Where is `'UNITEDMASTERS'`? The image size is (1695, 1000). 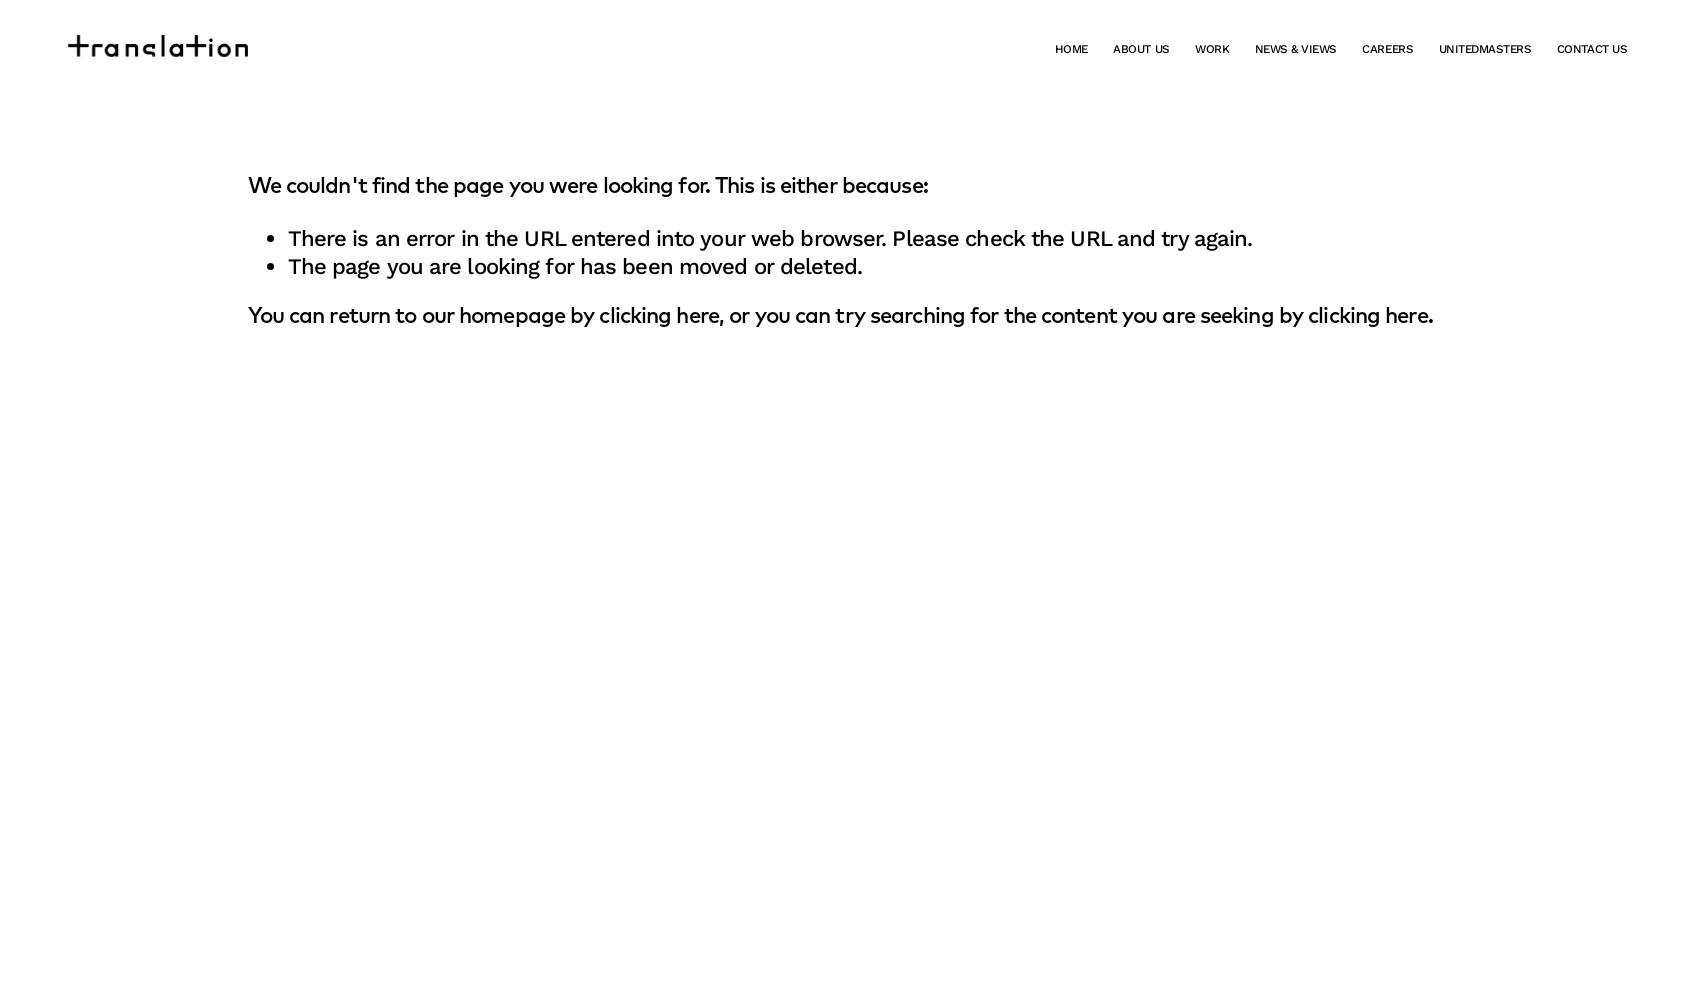 'UNITEDMASTERS' is located at coordinates (1484, 48).